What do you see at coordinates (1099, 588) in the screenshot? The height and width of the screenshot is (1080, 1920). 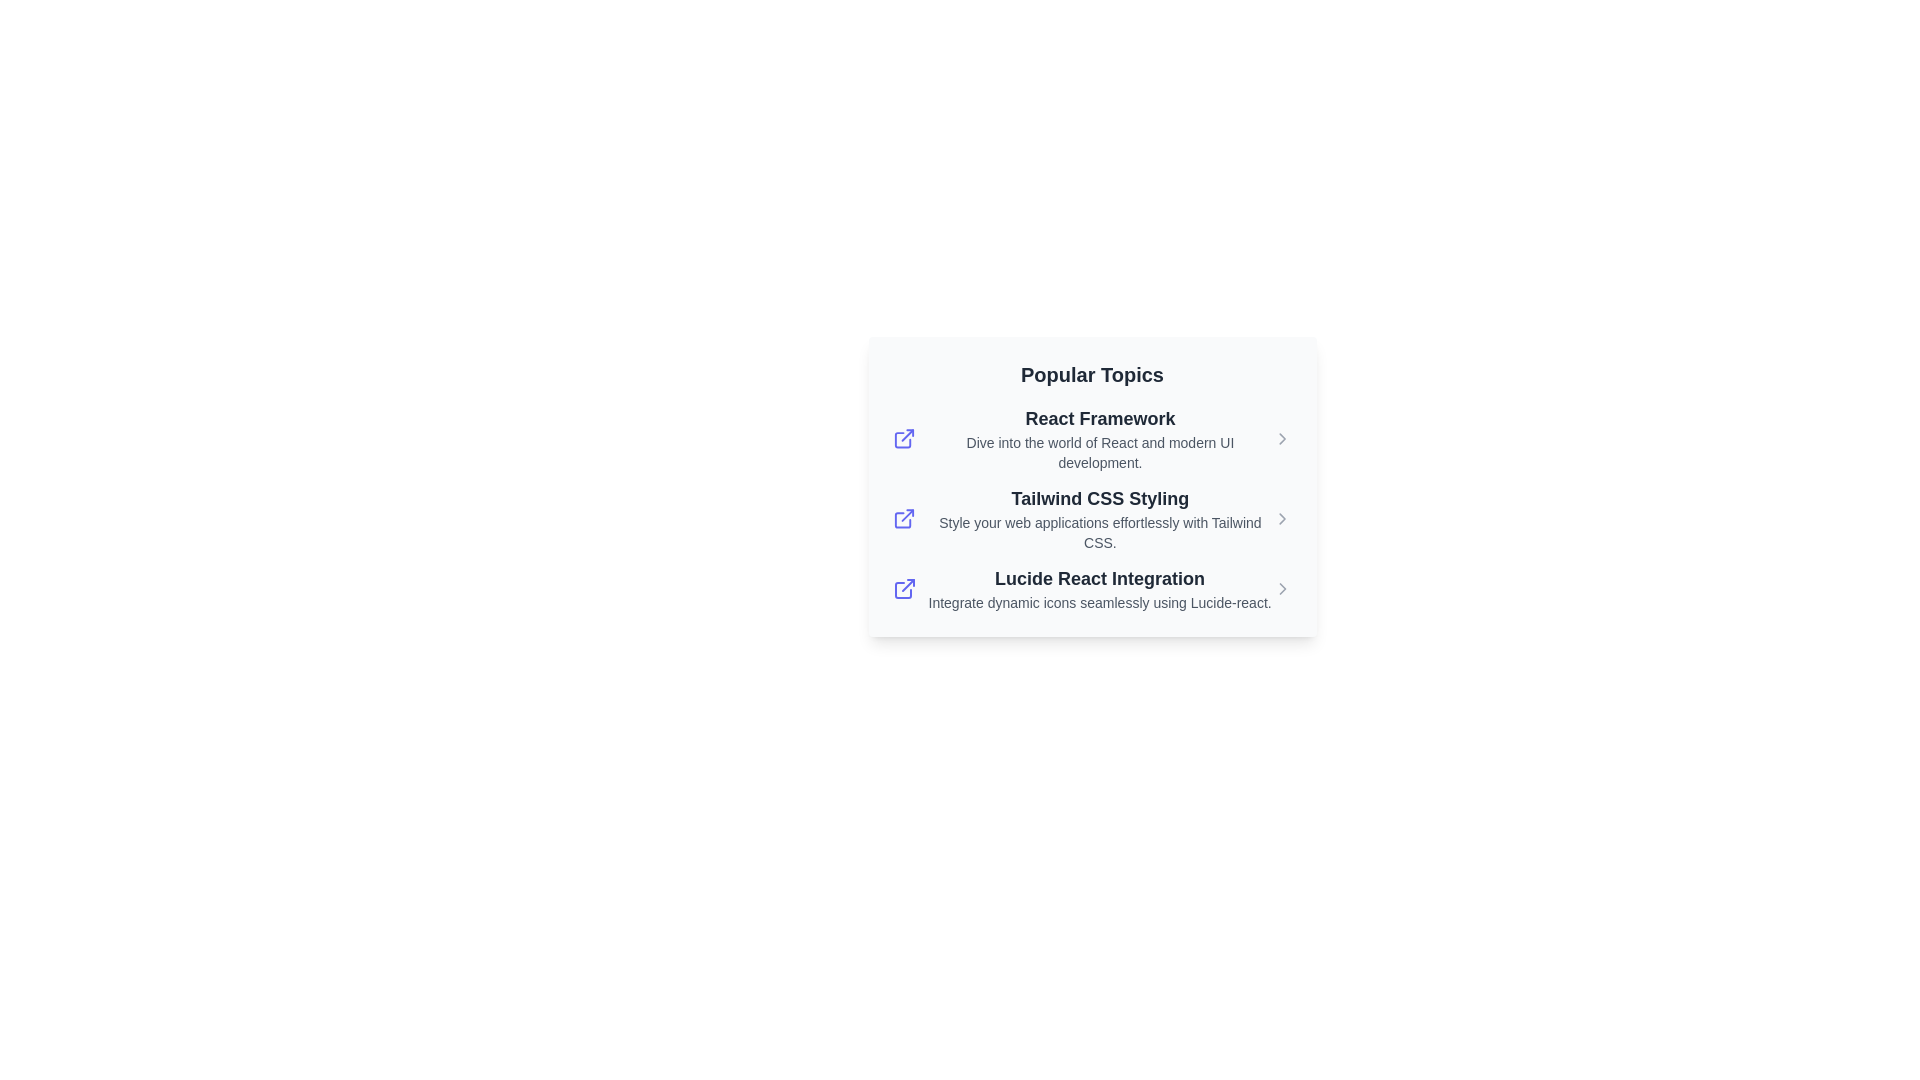 I see `the group of linked text items titled 'Lucide React Integration'` at bounding box center [1099, 588].